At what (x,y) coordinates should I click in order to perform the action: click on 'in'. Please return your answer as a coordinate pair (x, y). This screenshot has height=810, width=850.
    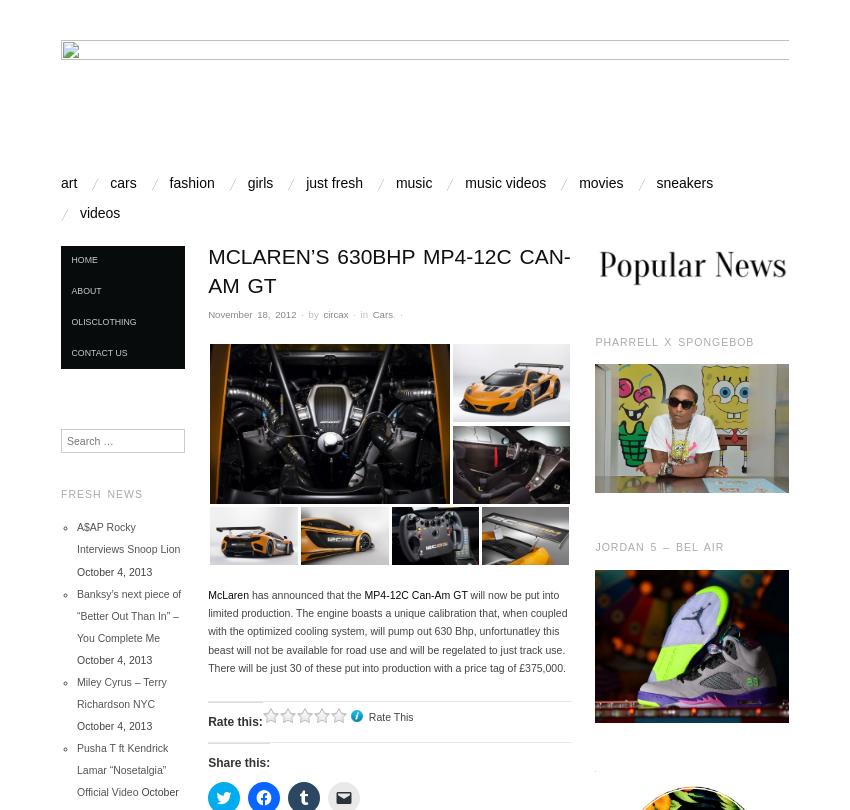
    Looking at the image, I should click on (353, 312).